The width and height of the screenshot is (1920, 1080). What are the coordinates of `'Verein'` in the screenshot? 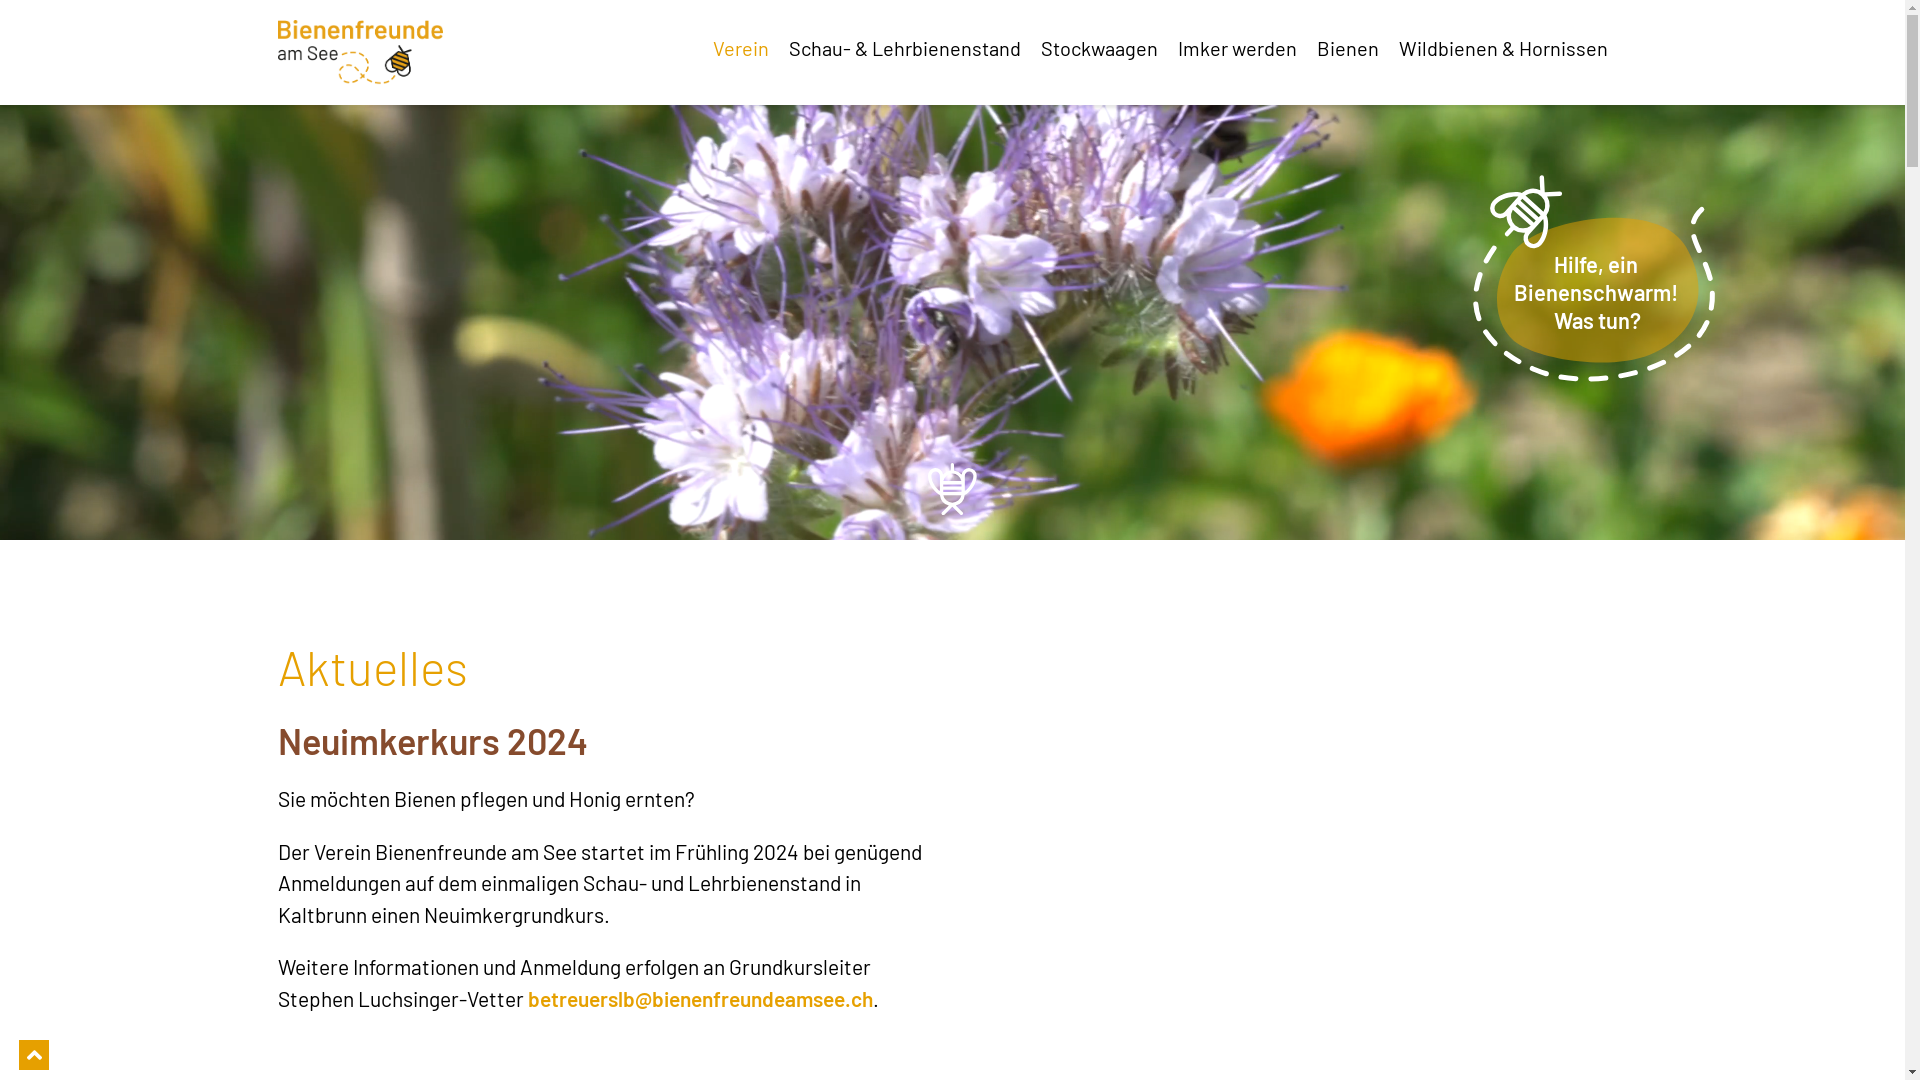 It's located at (748, 46).